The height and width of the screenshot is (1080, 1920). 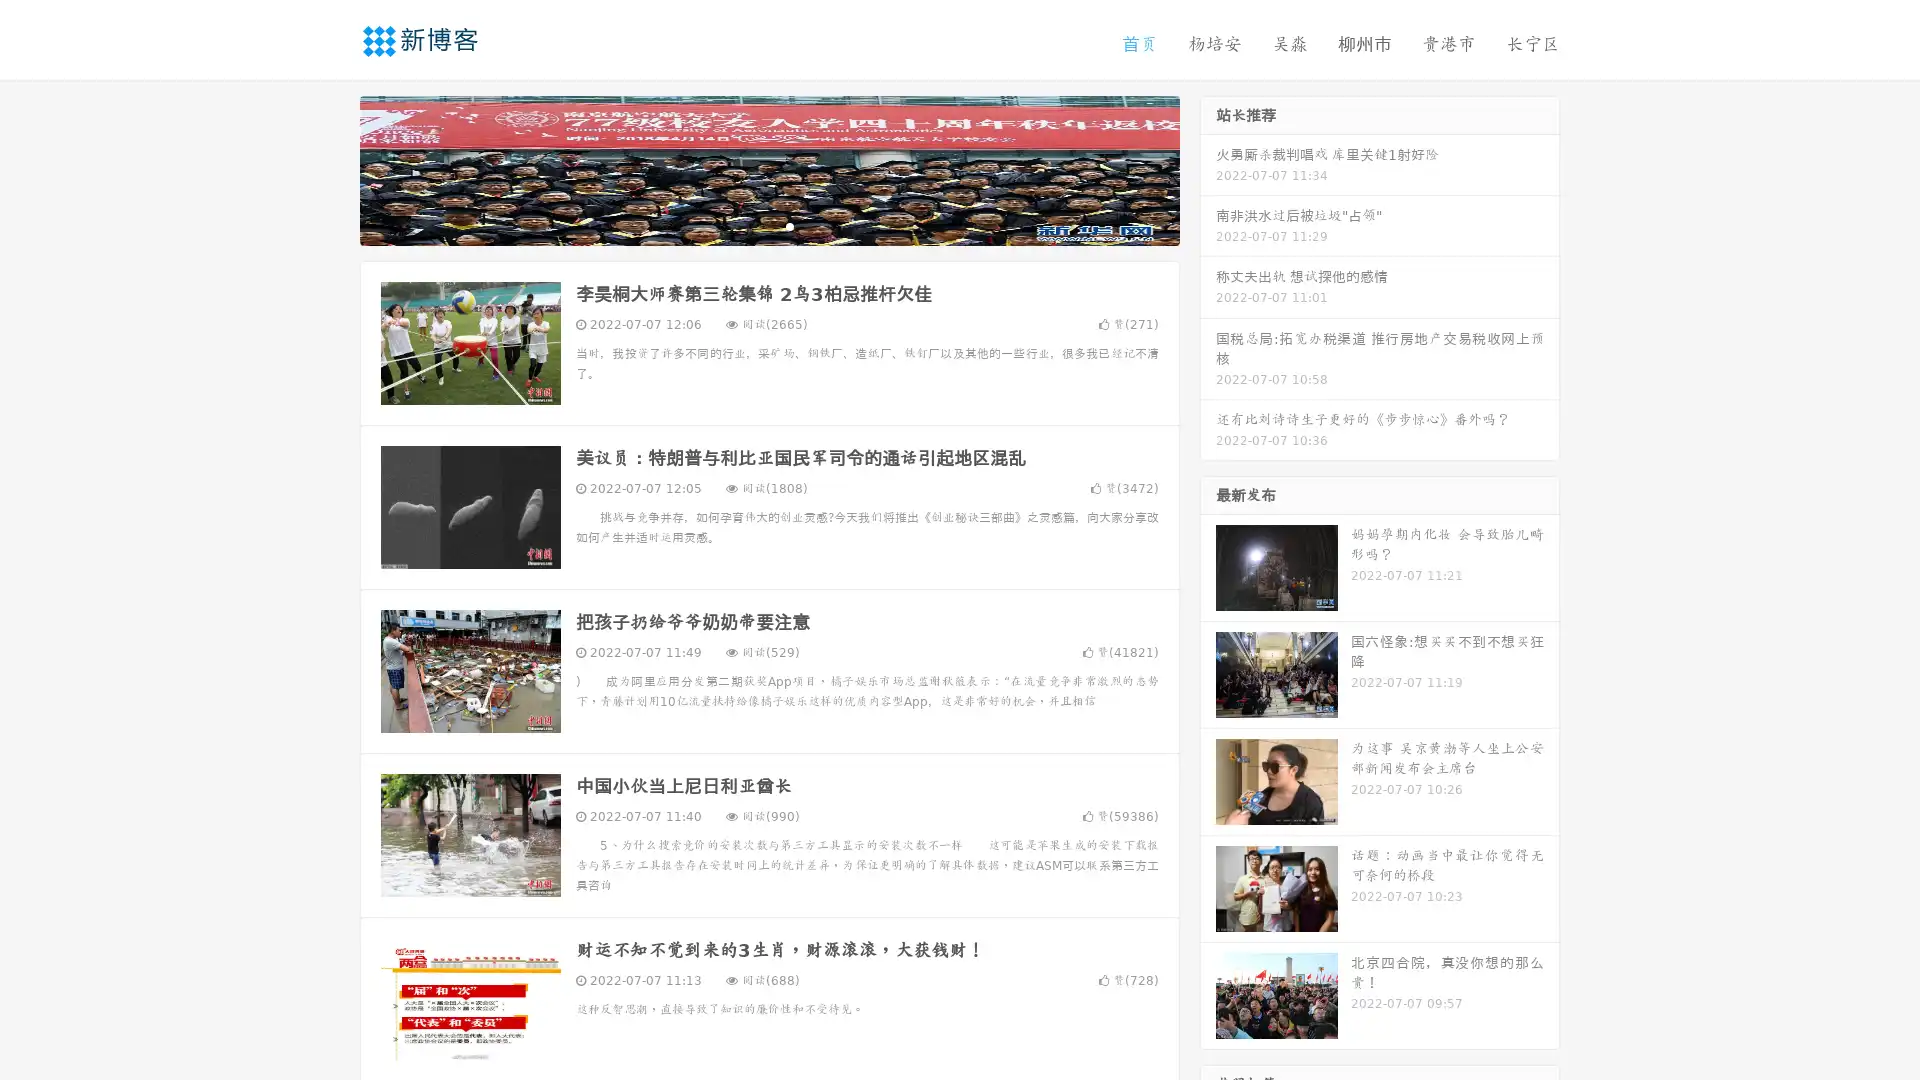 I want to click on Next slide, so click(x=1208, y=168).